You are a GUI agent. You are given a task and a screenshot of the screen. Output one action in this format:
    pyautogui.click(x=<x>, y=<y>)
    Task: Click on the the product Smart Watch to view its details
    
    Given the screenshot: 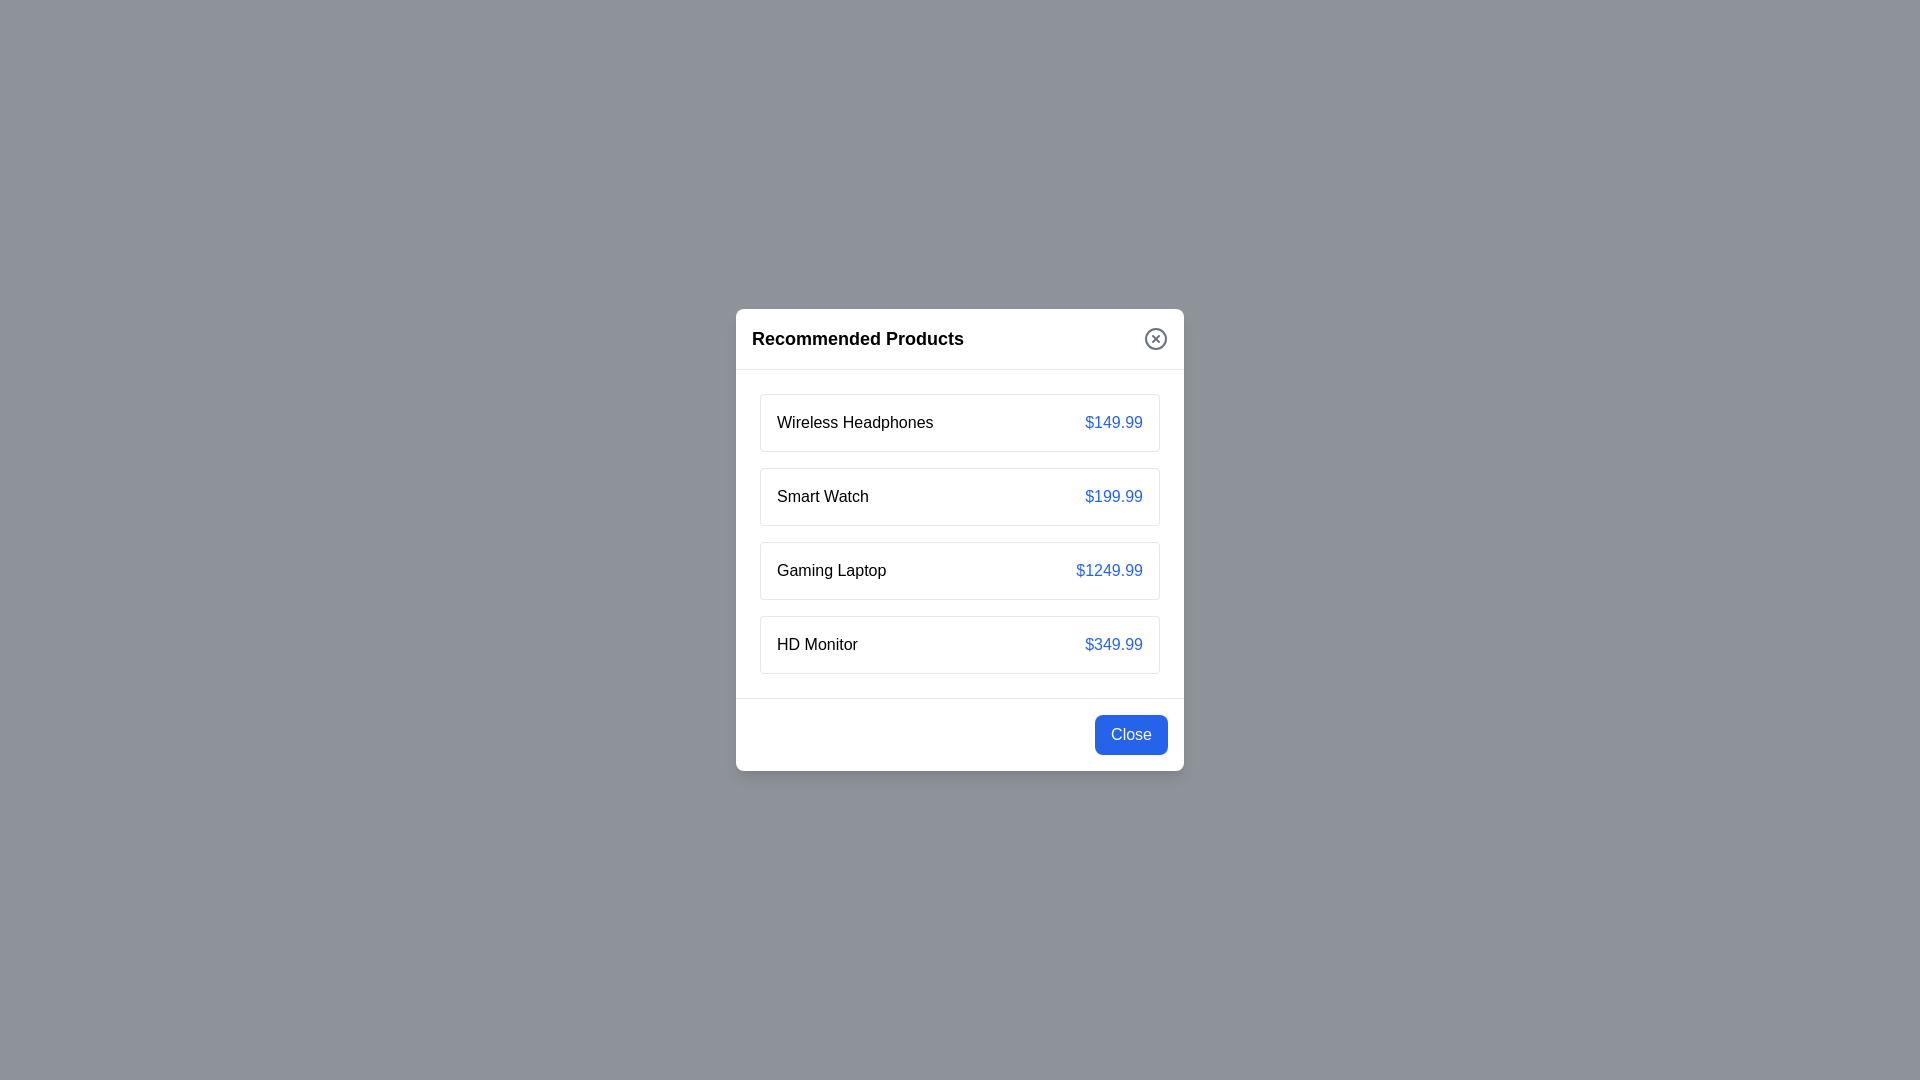 What is the action you would take?
    pyautogui.click(x=822, y=496)
    